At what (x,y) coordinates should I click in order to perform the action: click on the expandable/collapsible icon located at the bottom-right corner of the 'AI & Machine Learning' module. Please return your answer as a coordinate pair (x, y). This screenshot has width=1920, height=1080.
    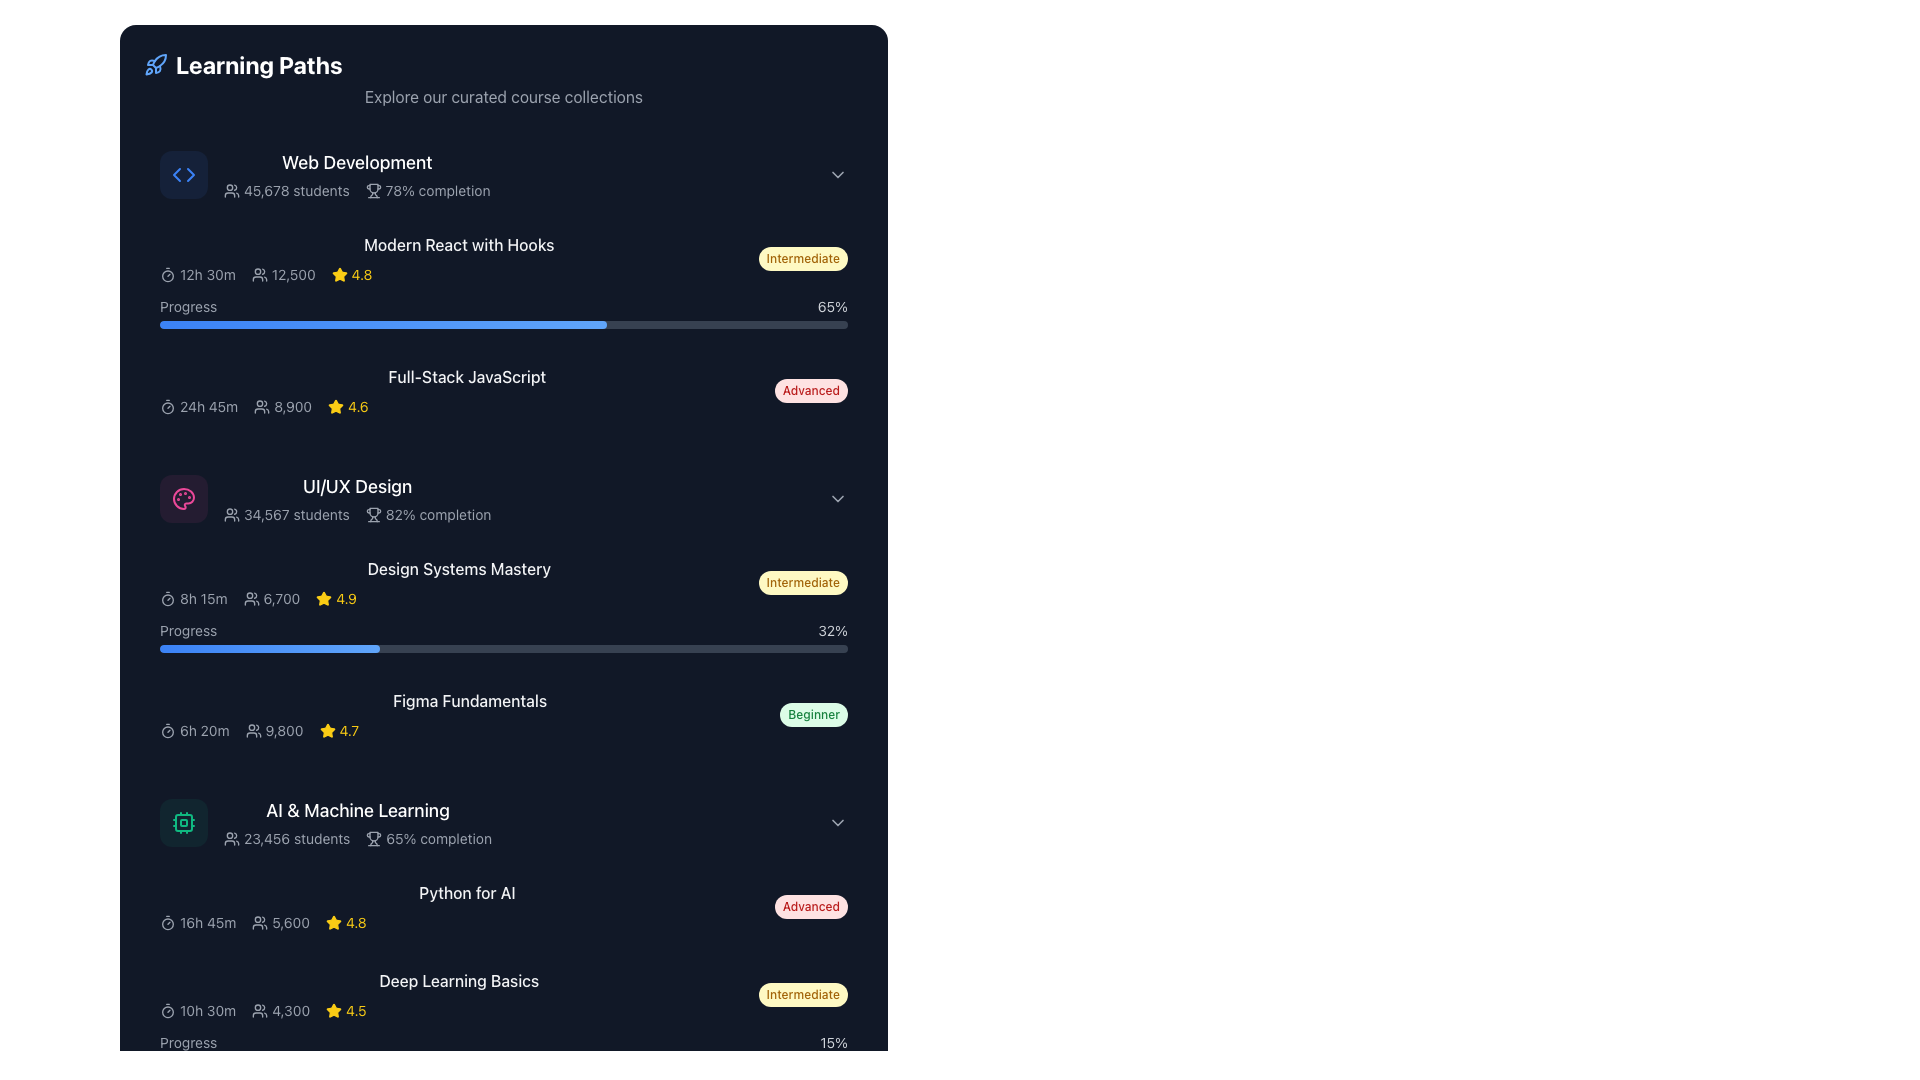
    Looking at the image, I should click on (838, 822).